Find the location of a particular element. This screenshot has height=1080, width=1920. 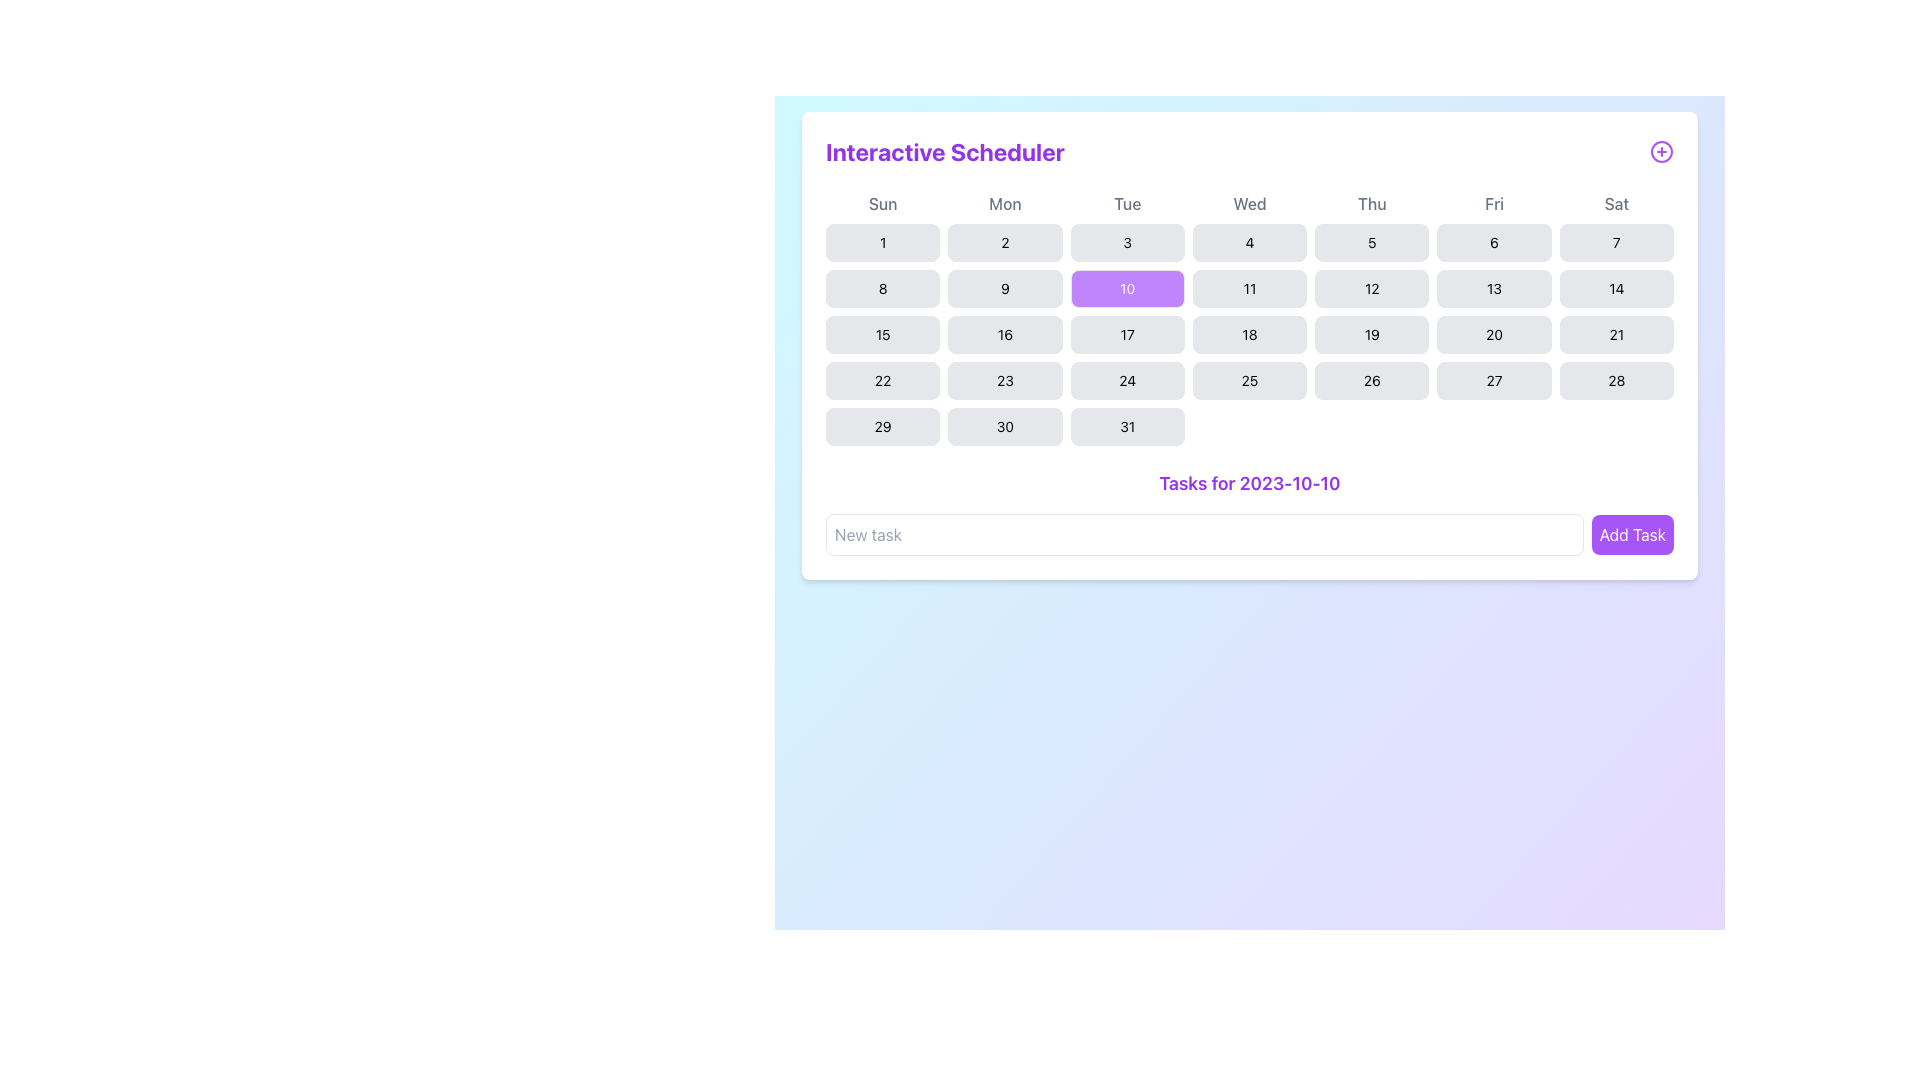

the interactive button representing Friday in the calendar is located at coordinates (1494, 381).